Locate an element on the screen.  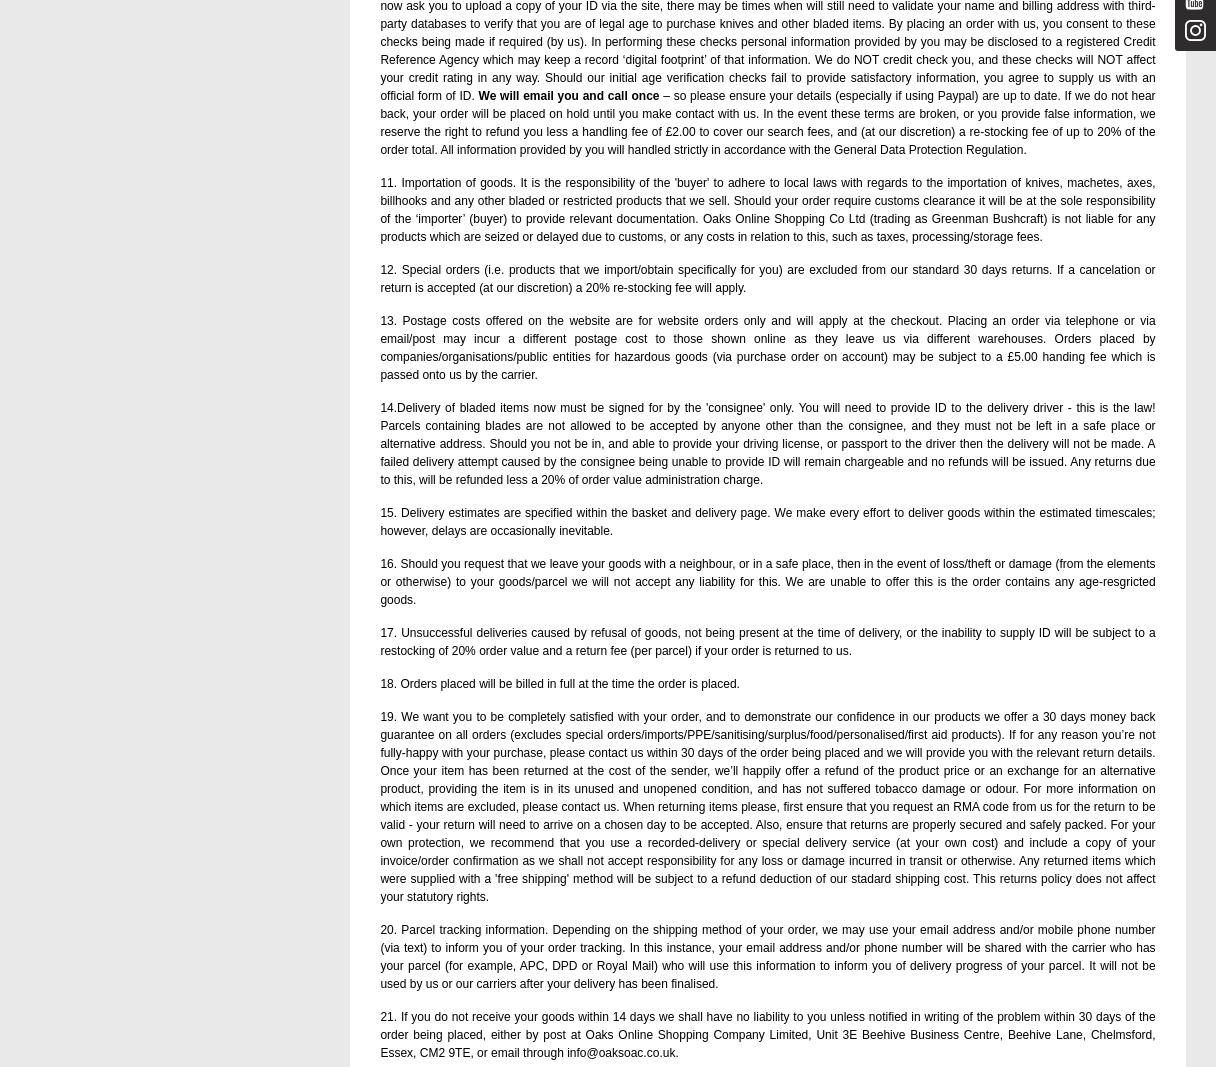
'11. Importation of goods. It is the responsibility of the 'buyer' to adhere to local laws with regards to the importation of knives, machetes, axes, billhooks and any other bladed or restricted products that we sell. Should your order require customs clearance it will be at the sole responsibility of the ‘importer’ (buyer) to provide relevant documentation. Oaks Online Shopping Co Ltd (trading as Greenman Bushcraft) is not liable for any products which are seized or delayed due to customs, or any costs in relation to this, such as taxes, processing/storage fees.' is located at coordinates (767, 209).